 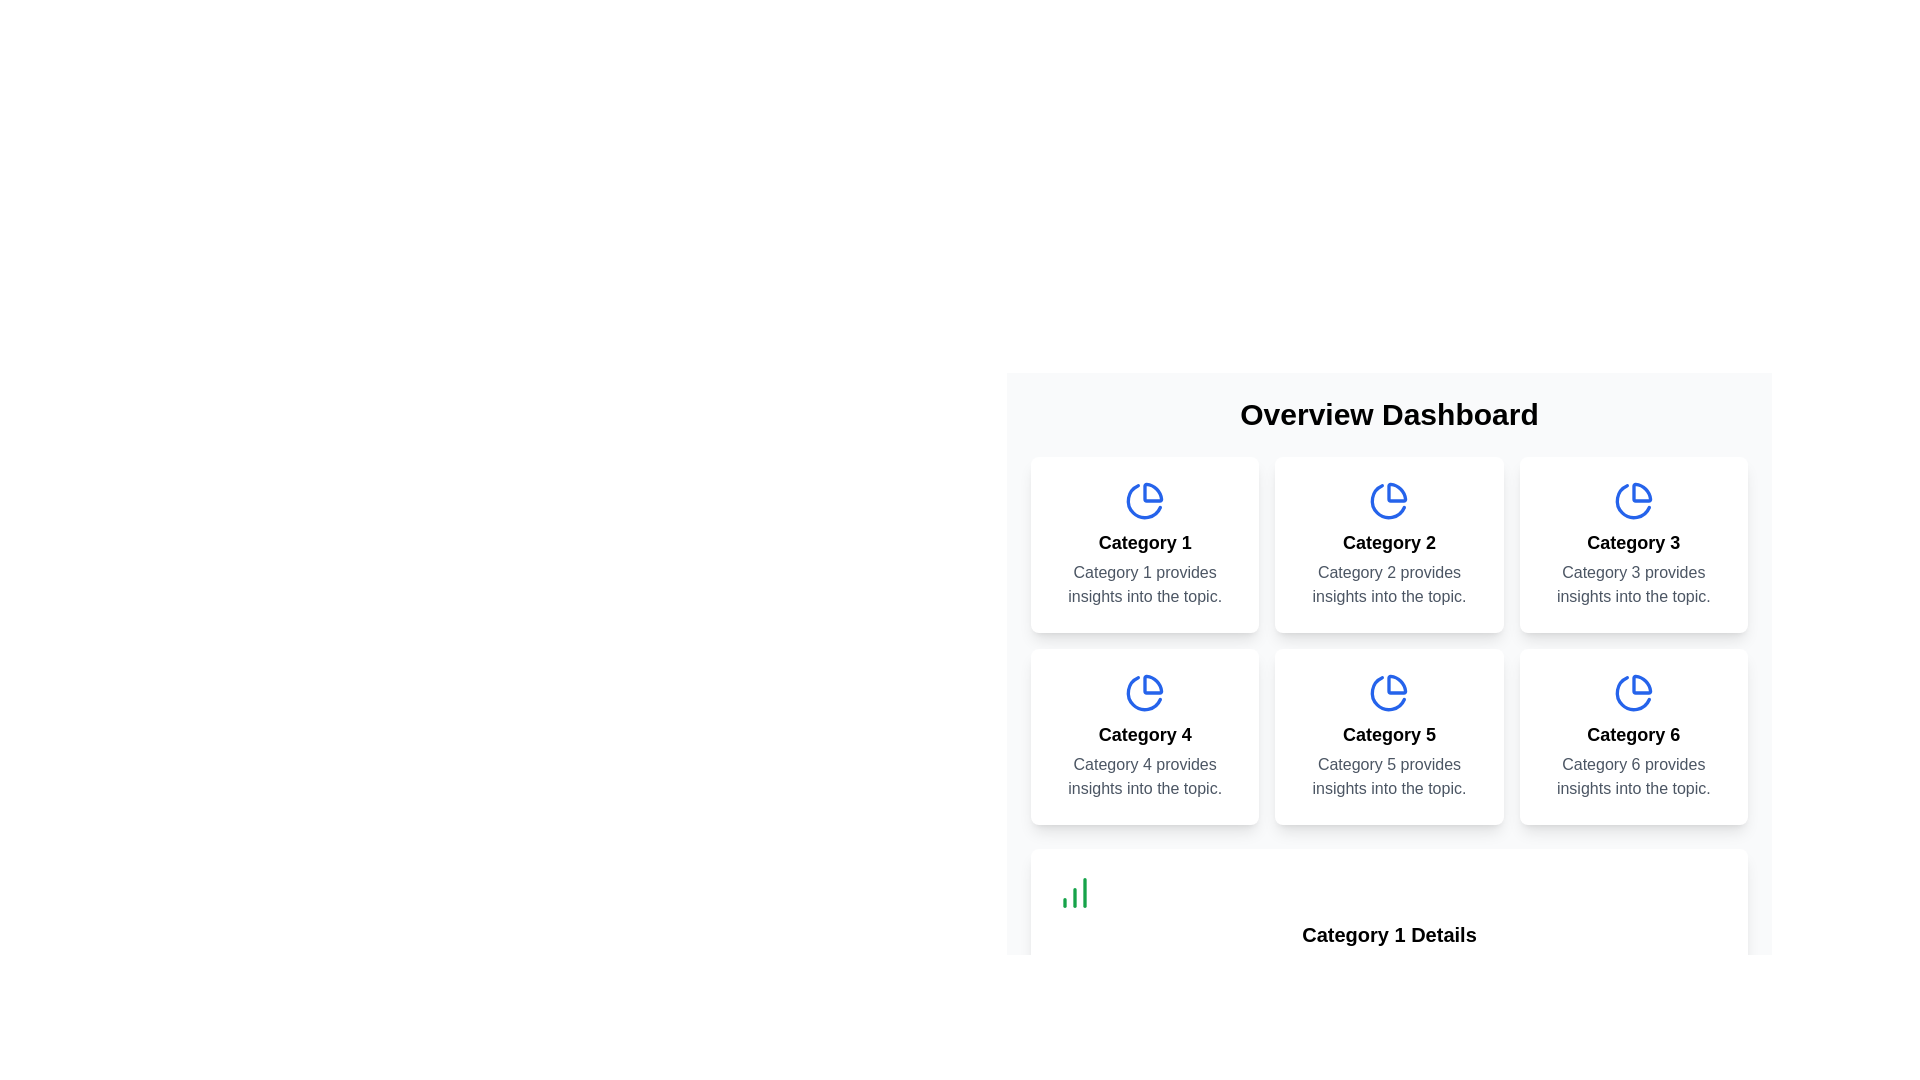 I want to click on text from the Text Header at the top of the dashboard, which provides a title for the section below, so click(x=1388, y=414).